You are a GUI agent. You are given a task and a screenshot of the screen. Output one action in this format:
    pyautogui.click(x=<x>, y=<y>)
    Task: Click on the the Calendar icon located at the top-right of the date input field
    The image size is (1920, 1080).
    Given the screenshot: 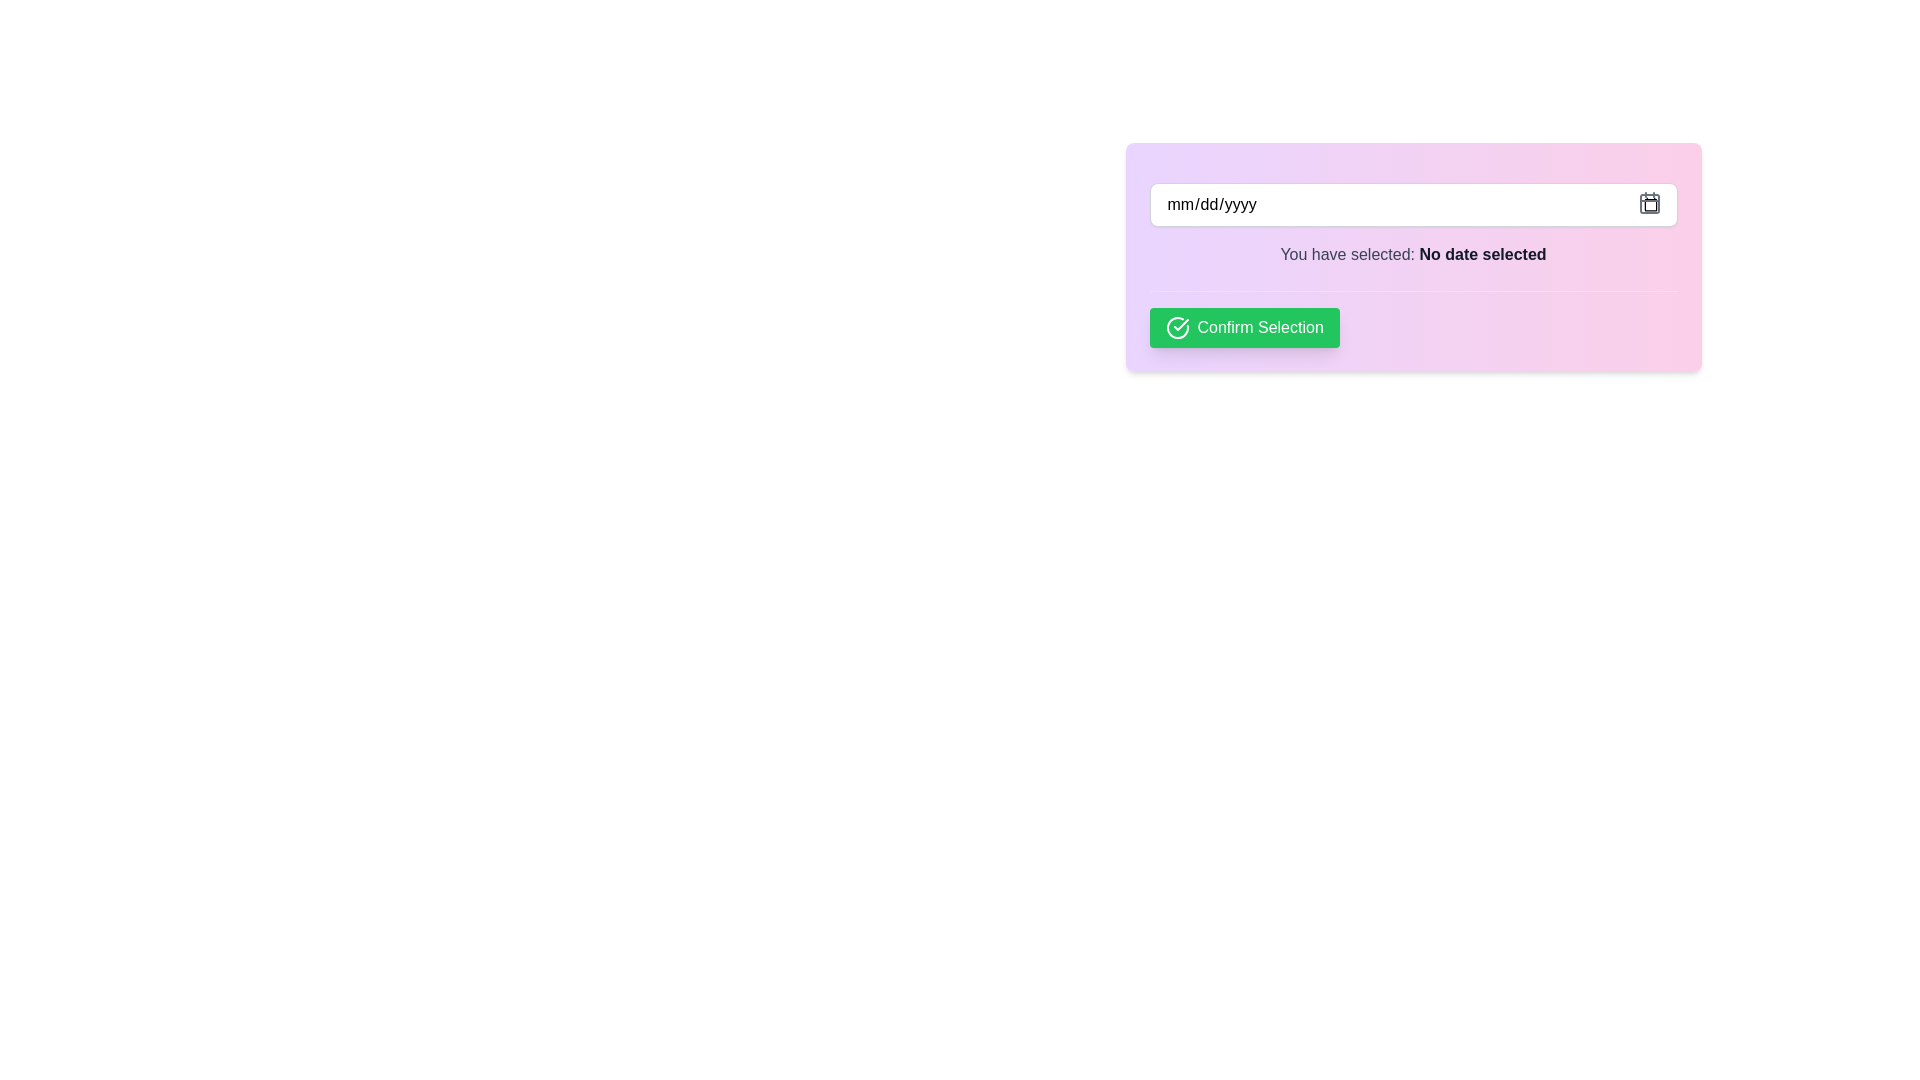 What is the action you would take?
    pyautogui.click(x=1649, y=203)
    